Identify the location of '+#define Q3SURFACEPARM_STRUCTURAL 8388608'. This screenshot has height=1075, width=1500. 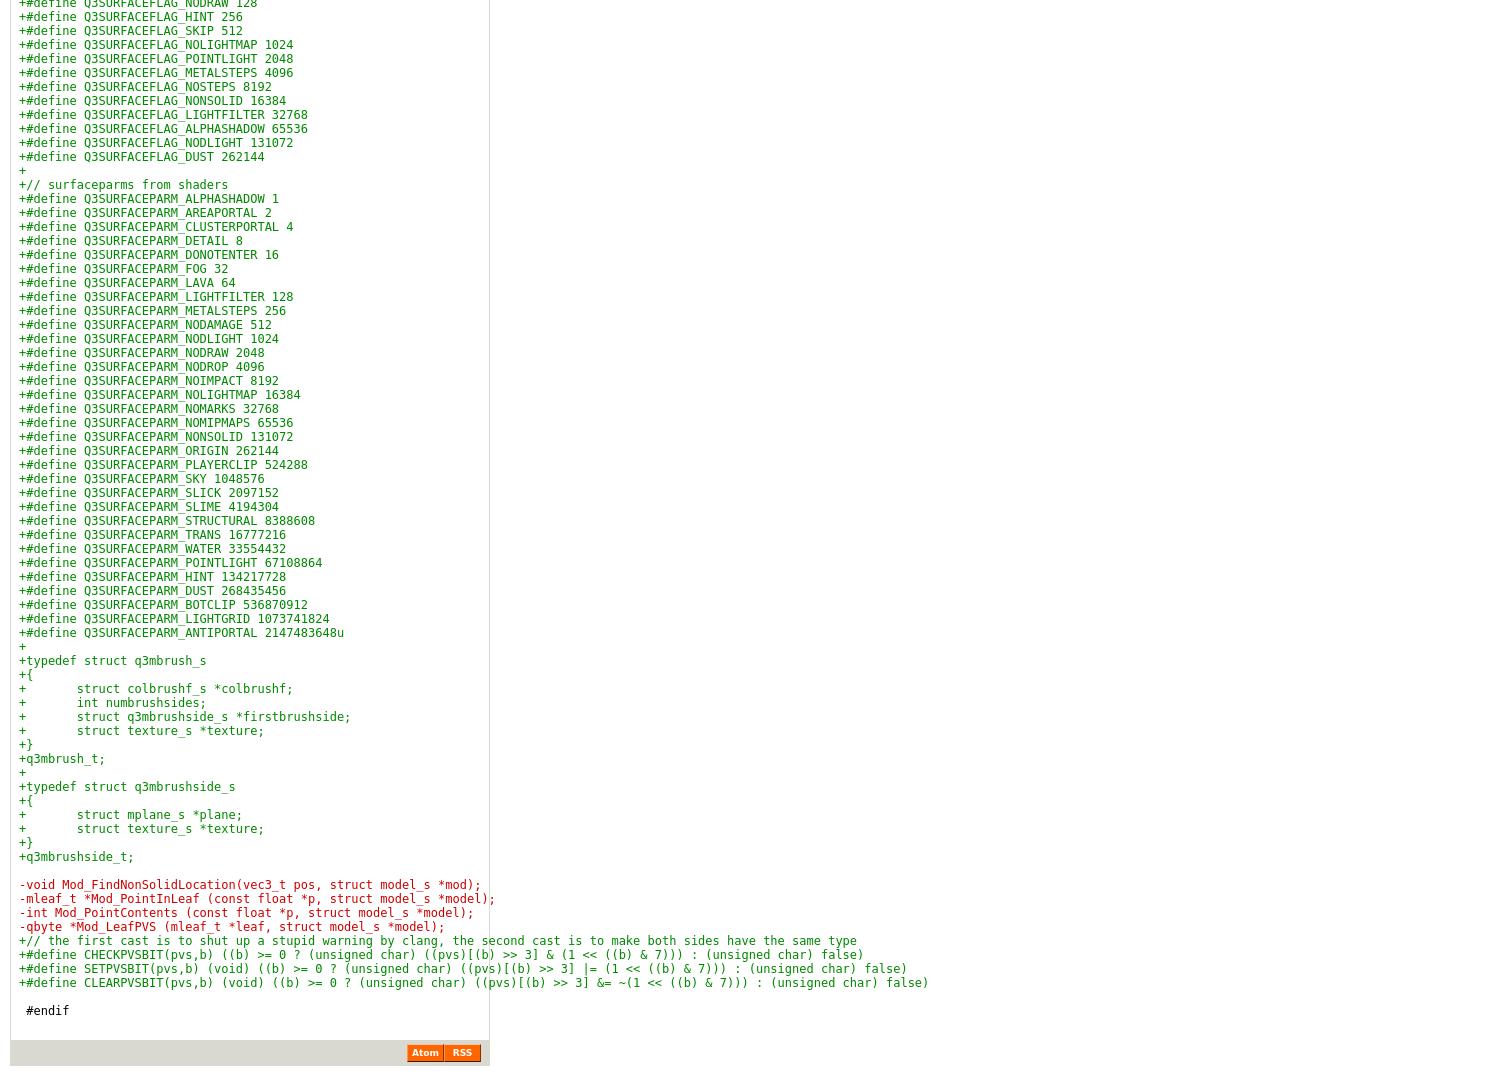
(166, 520).